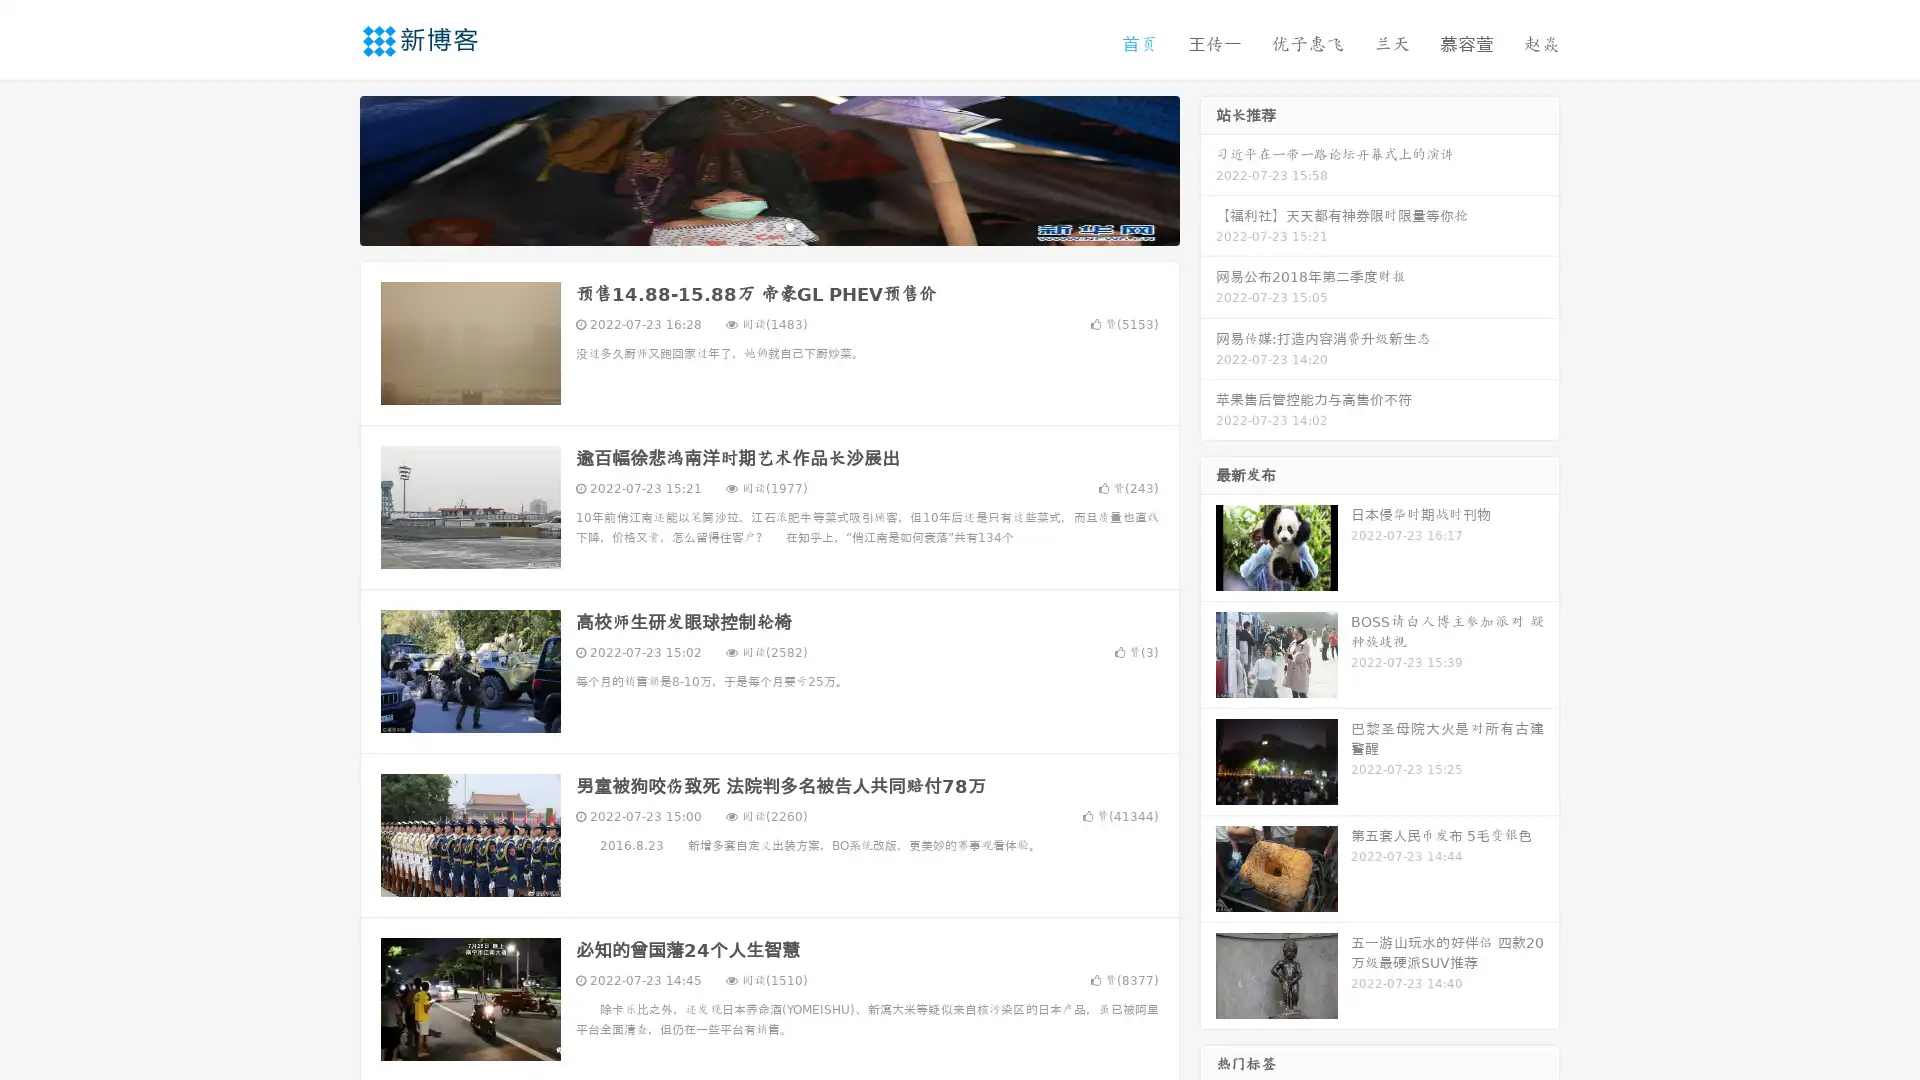 The height and width of the screenshot is (1080, 1920). I want to click on Go to slide 1, so click(748, 225).